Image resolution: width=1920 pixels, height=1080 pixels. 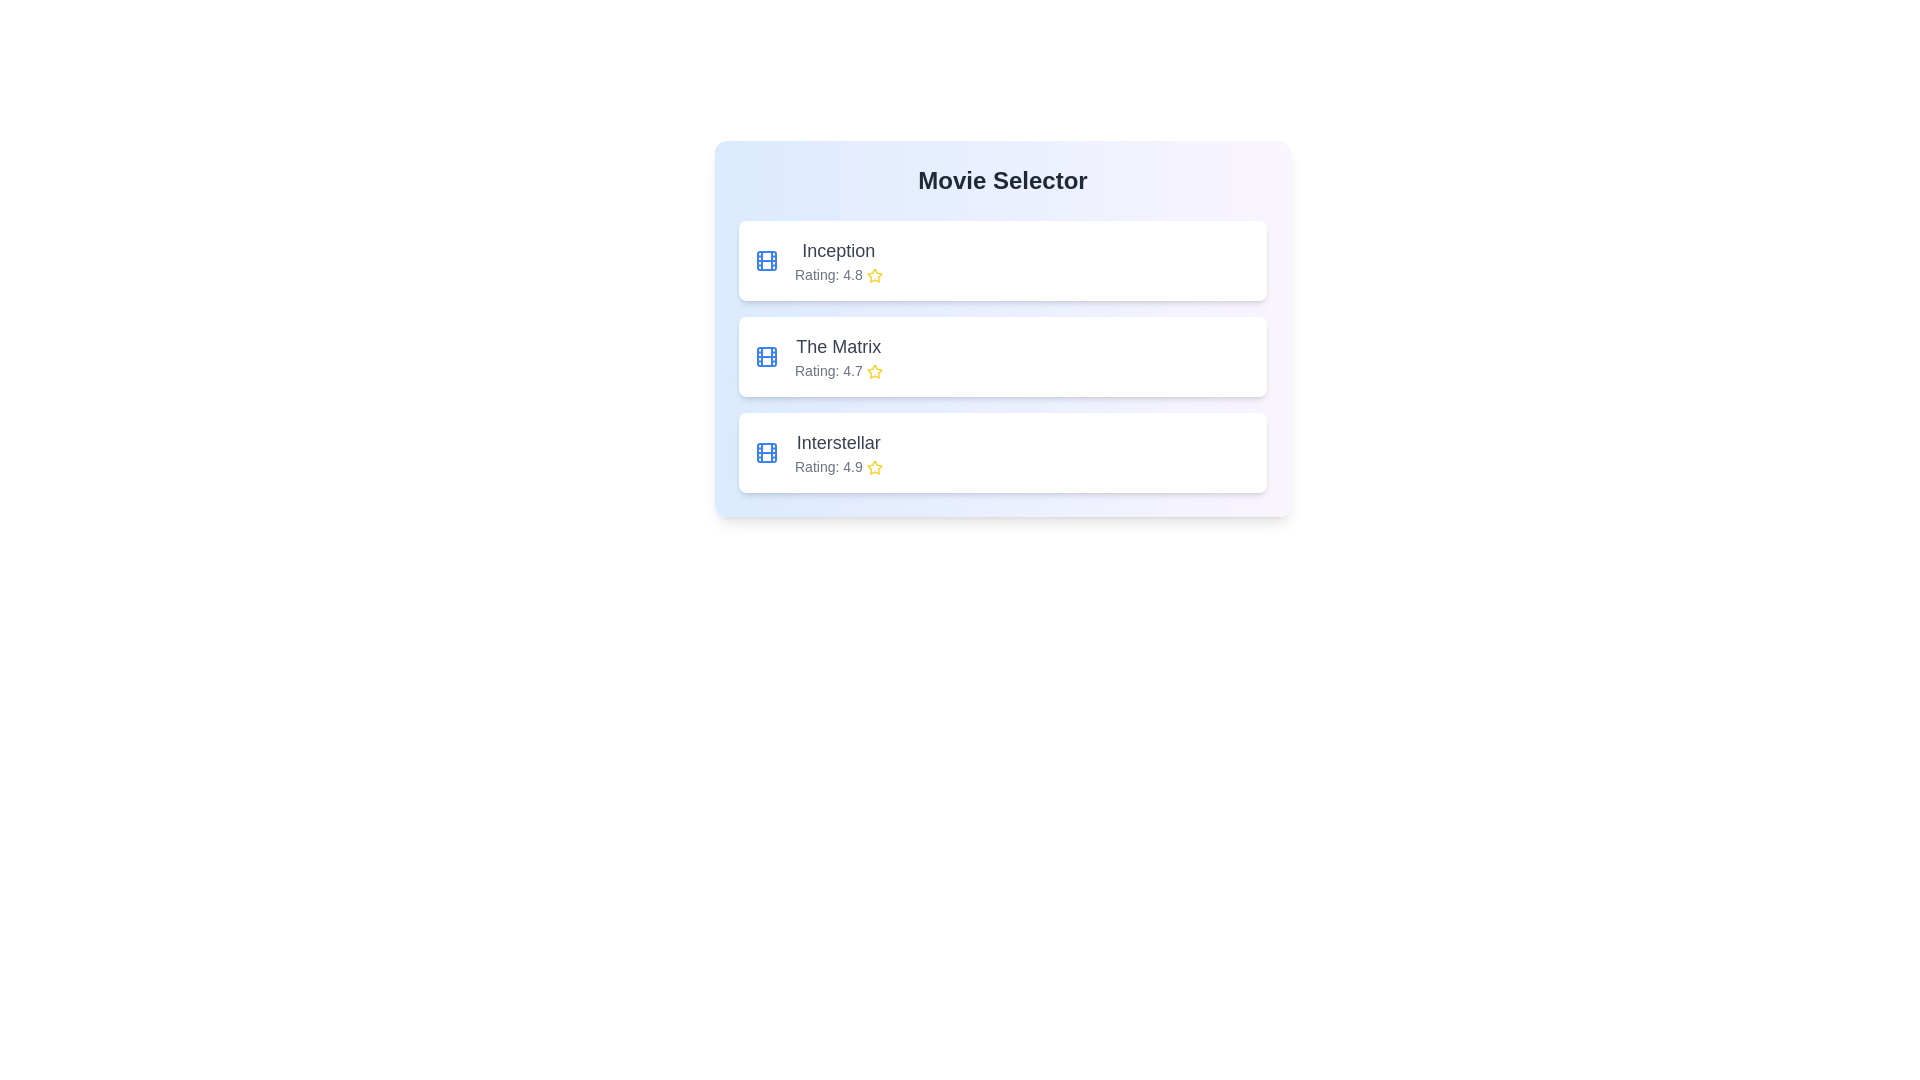 I want to click on the movie titled Inception from the list, so click(x=1003, y=260).